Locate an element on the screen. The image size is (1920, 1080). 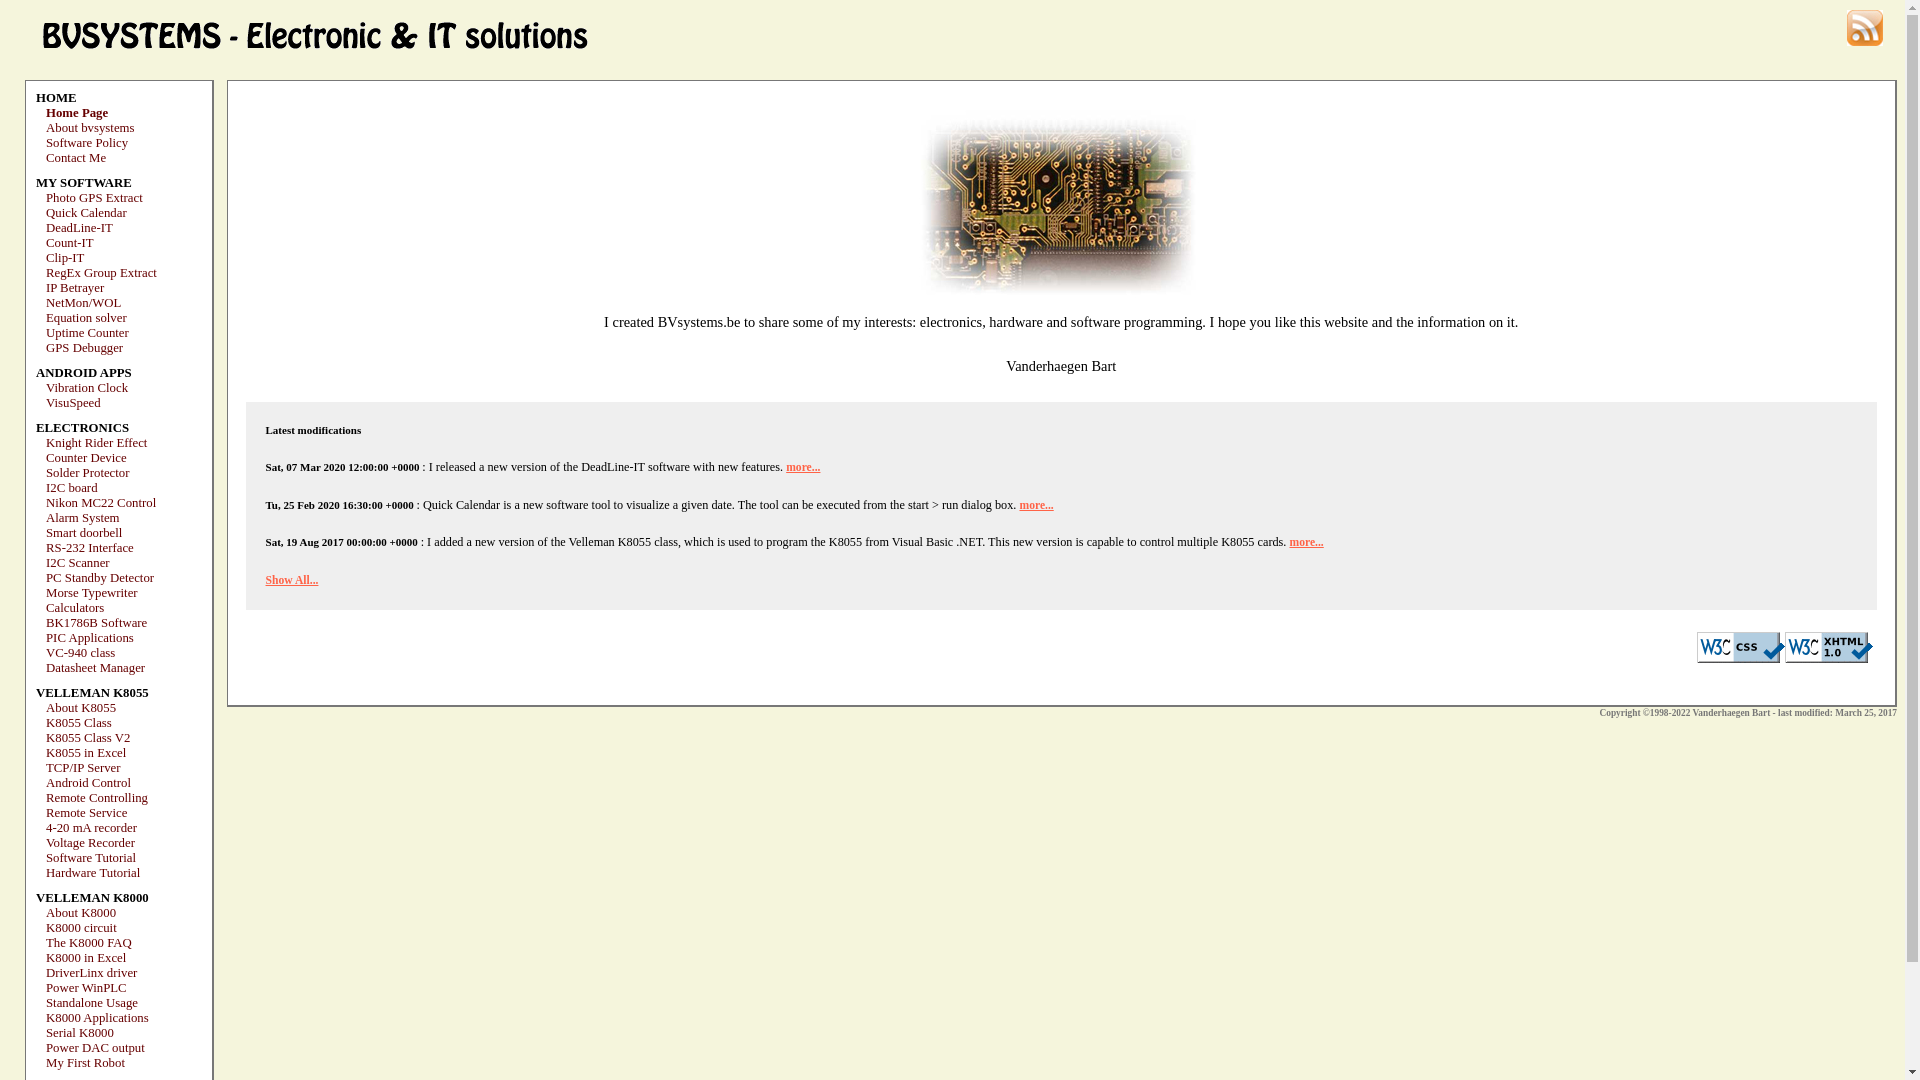
'My First Robot' is located at coordinates (84, 1062).